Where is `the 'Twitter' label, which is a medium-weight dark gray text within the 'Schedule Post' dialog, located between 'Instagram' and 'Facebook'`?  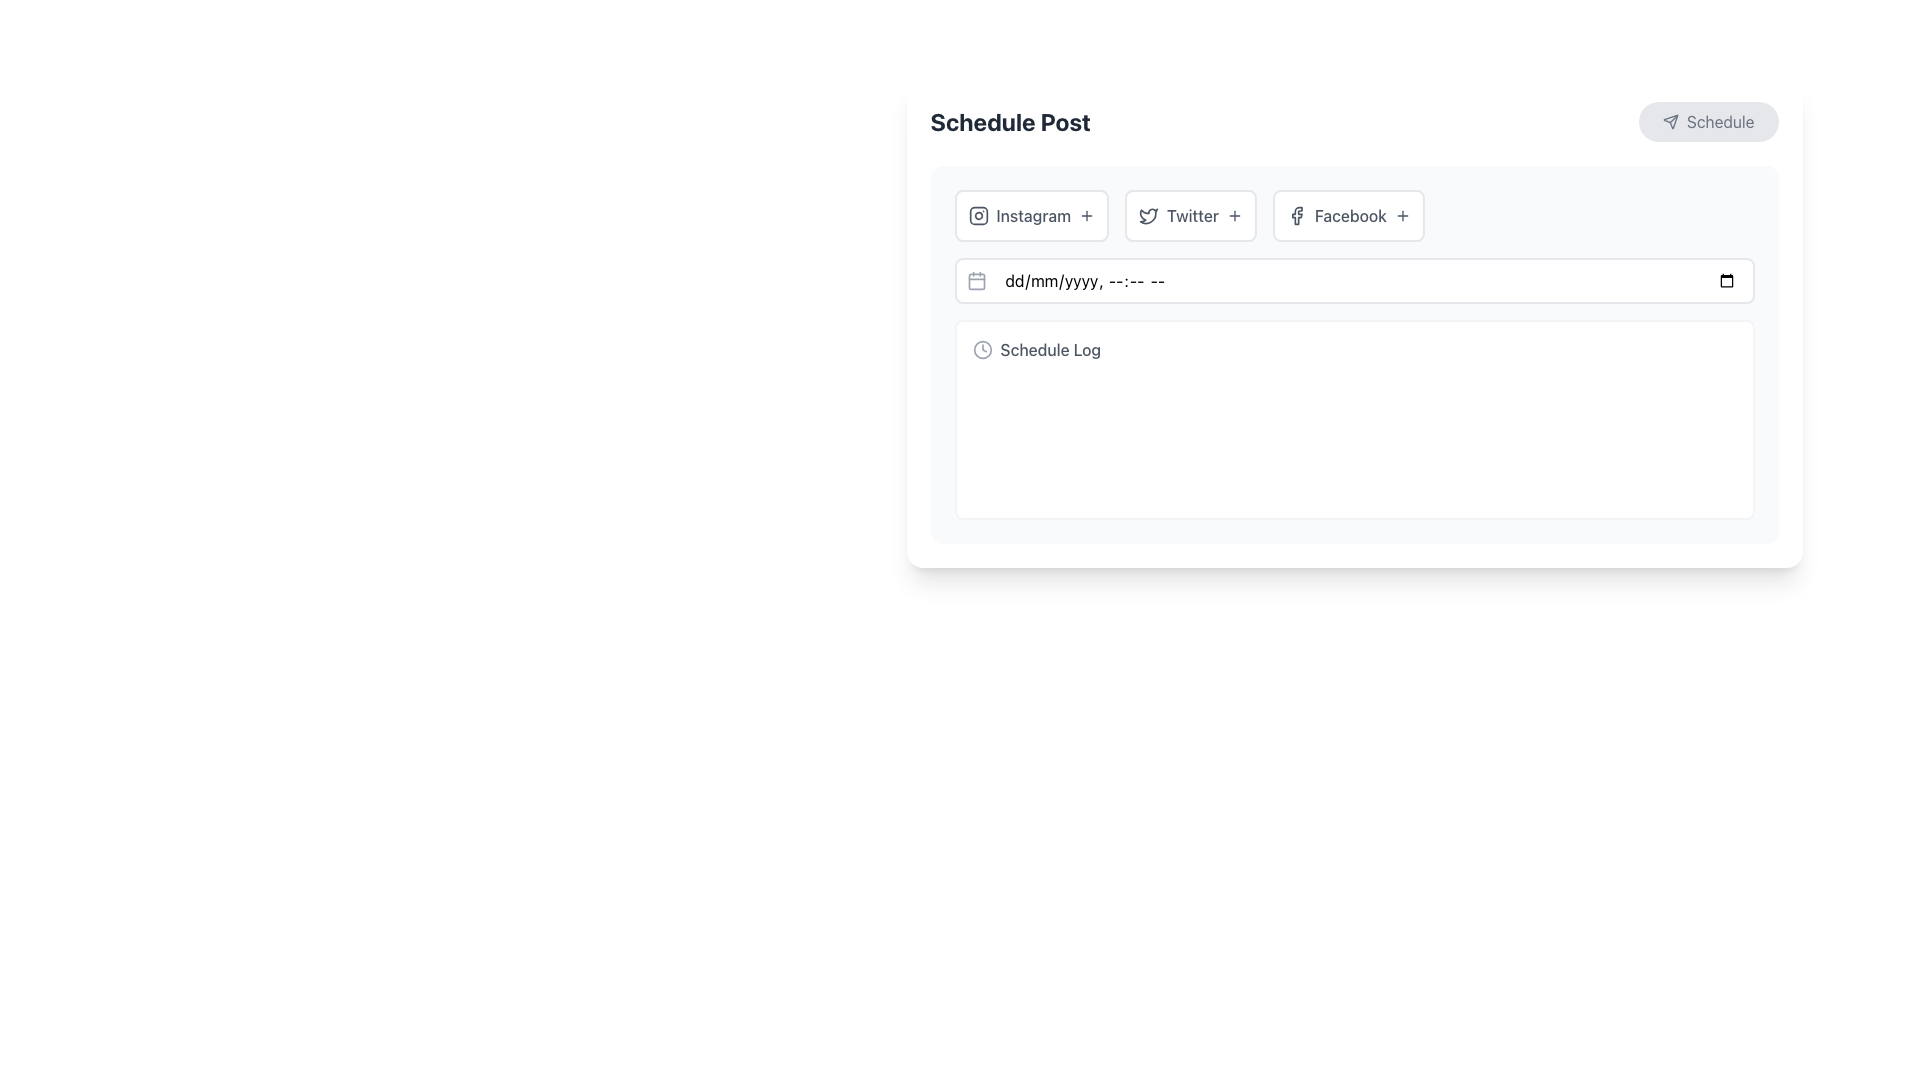
the 'Twitter' label, which is a medium-weight dark gray text within the 'Schedule Post' dialog, located between 'Instagram' and 'Facebook' is located at coordinates (1193, 216).